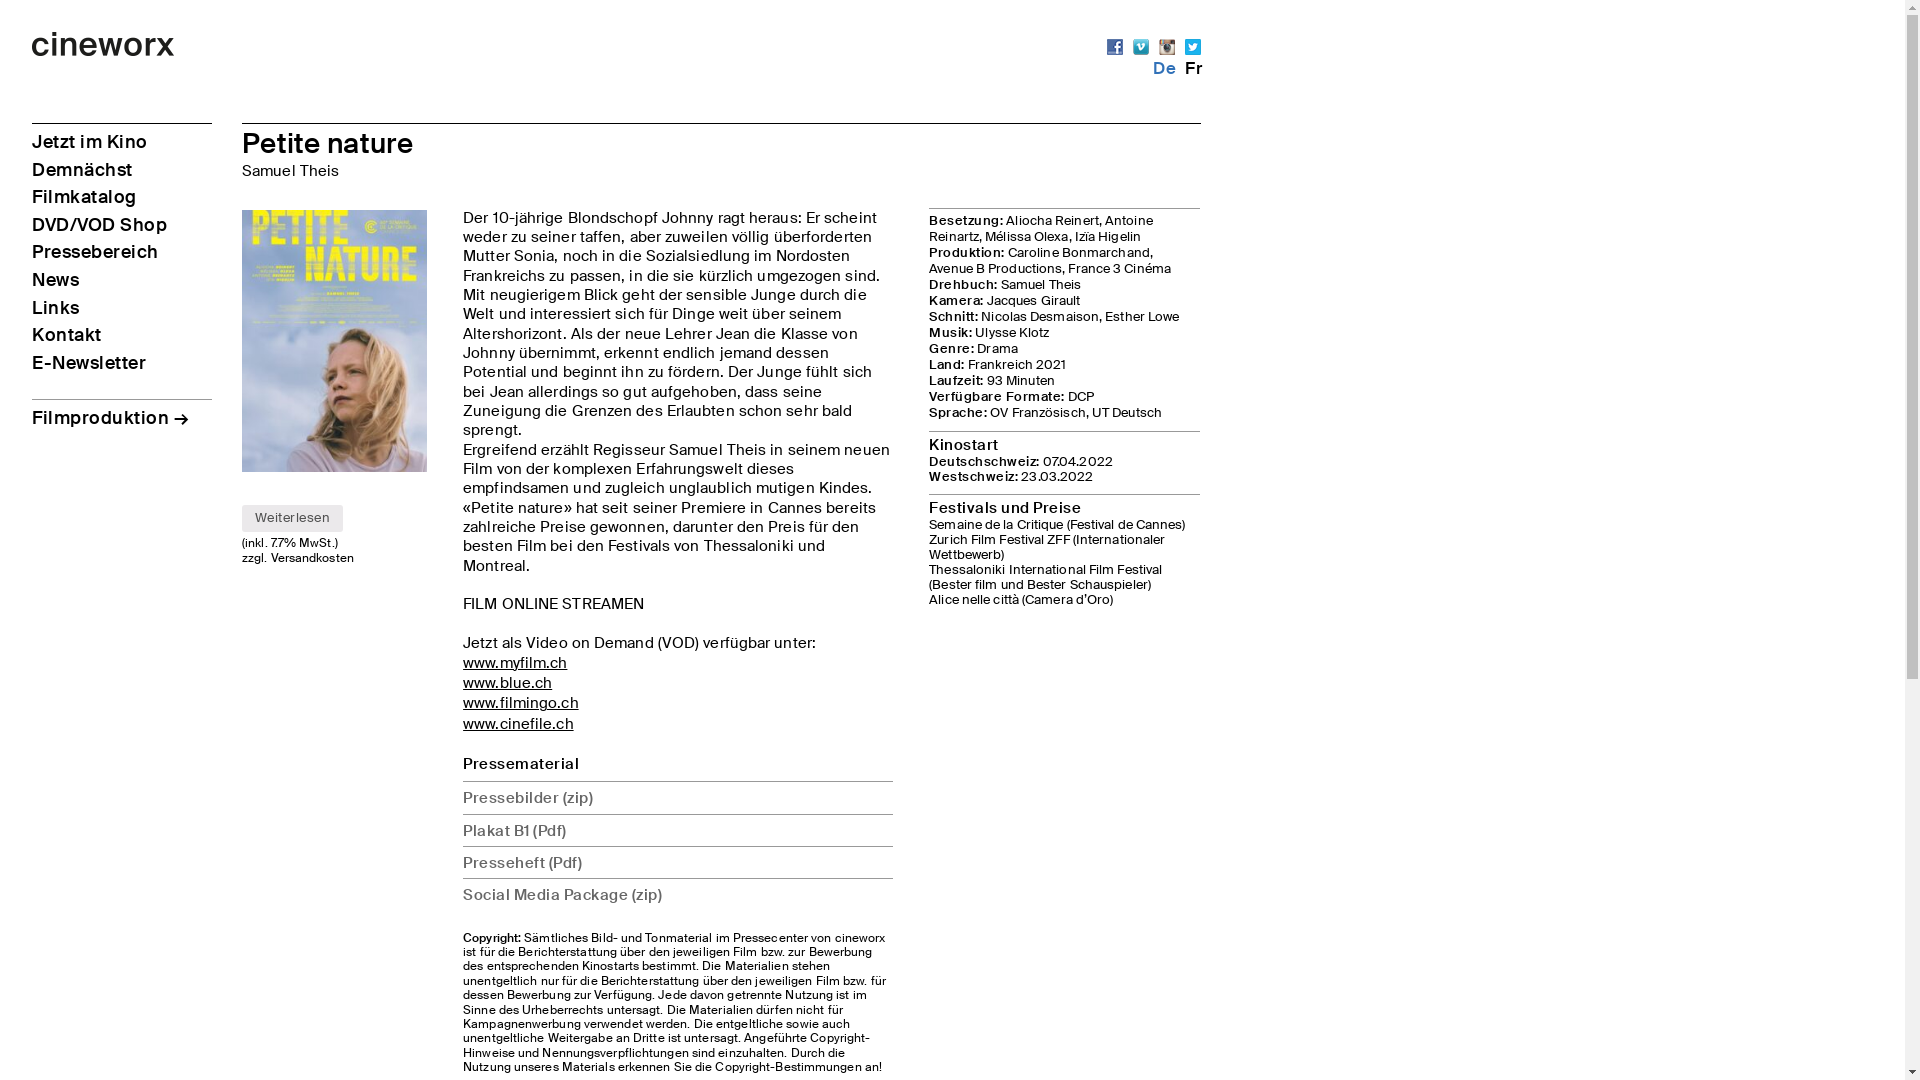  What do you see at coordinates (98, 224) in the screenshot?
I see `'DVD/VOD Shop'` at bounding box center [98, 224].